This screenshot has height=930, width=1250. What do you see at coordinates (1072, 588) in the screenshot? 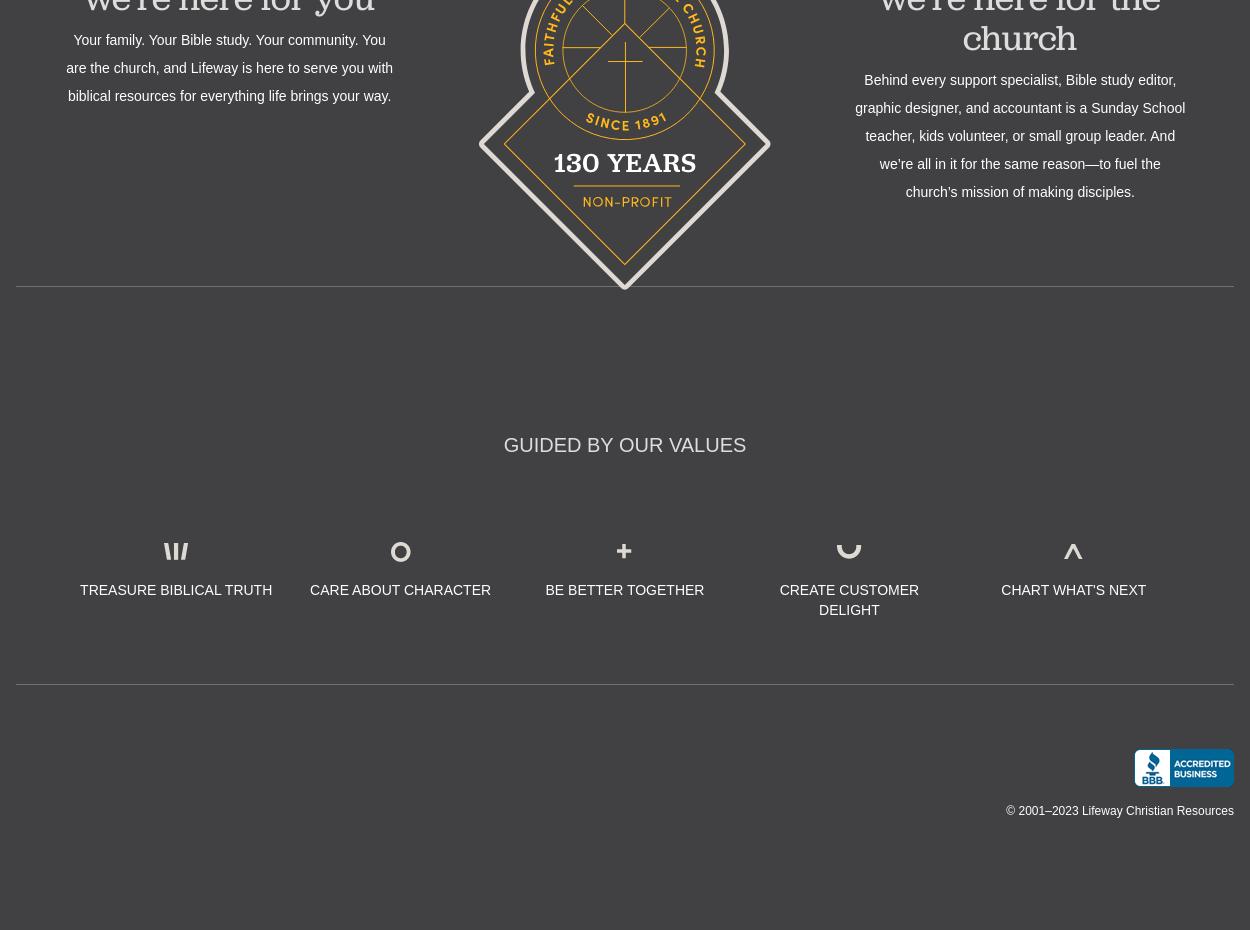
I see `'CHART WHAT'S NEXT'` at bounding box center [1072, 588].